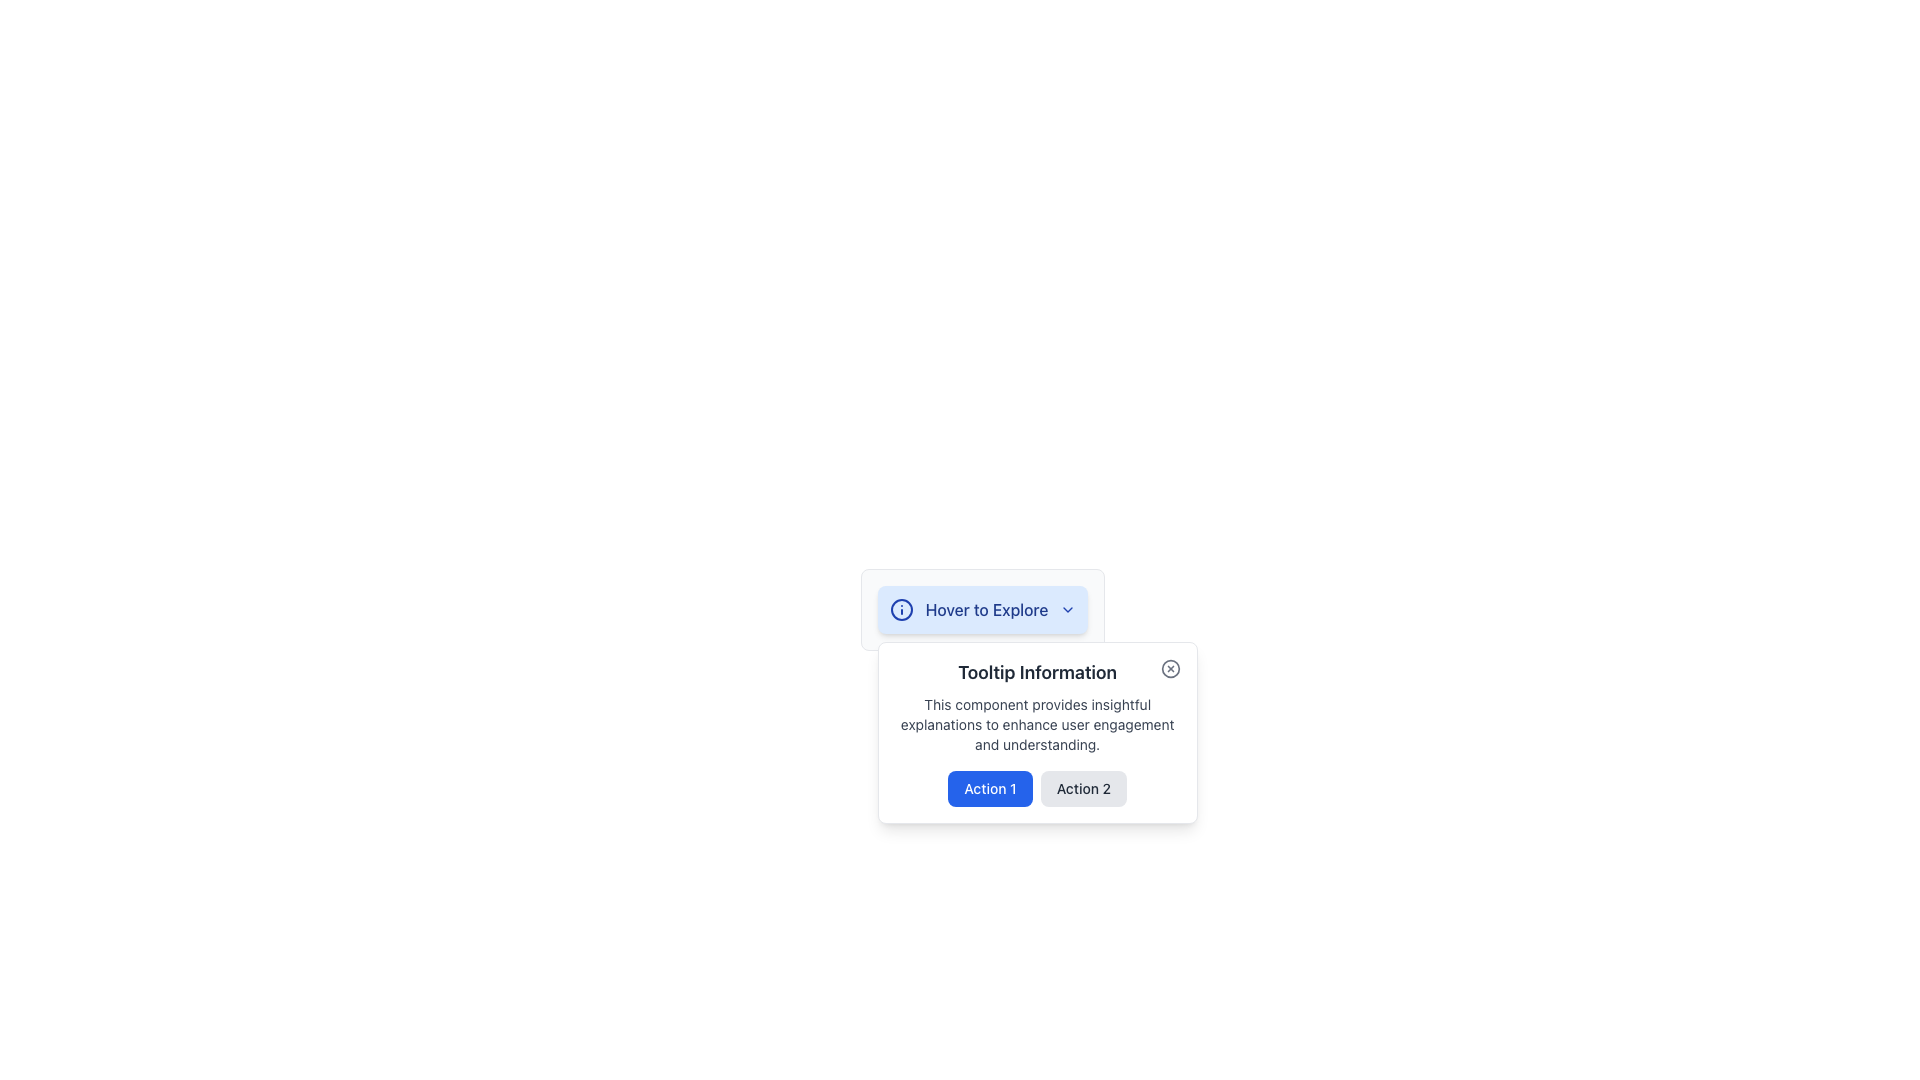  Describe the element at coordinates (1037, 725) in the screenshot. I see `the Text Display element that contains the text 'This component provides insightful explanations to enhance user engagement and understanding.'` at that location.